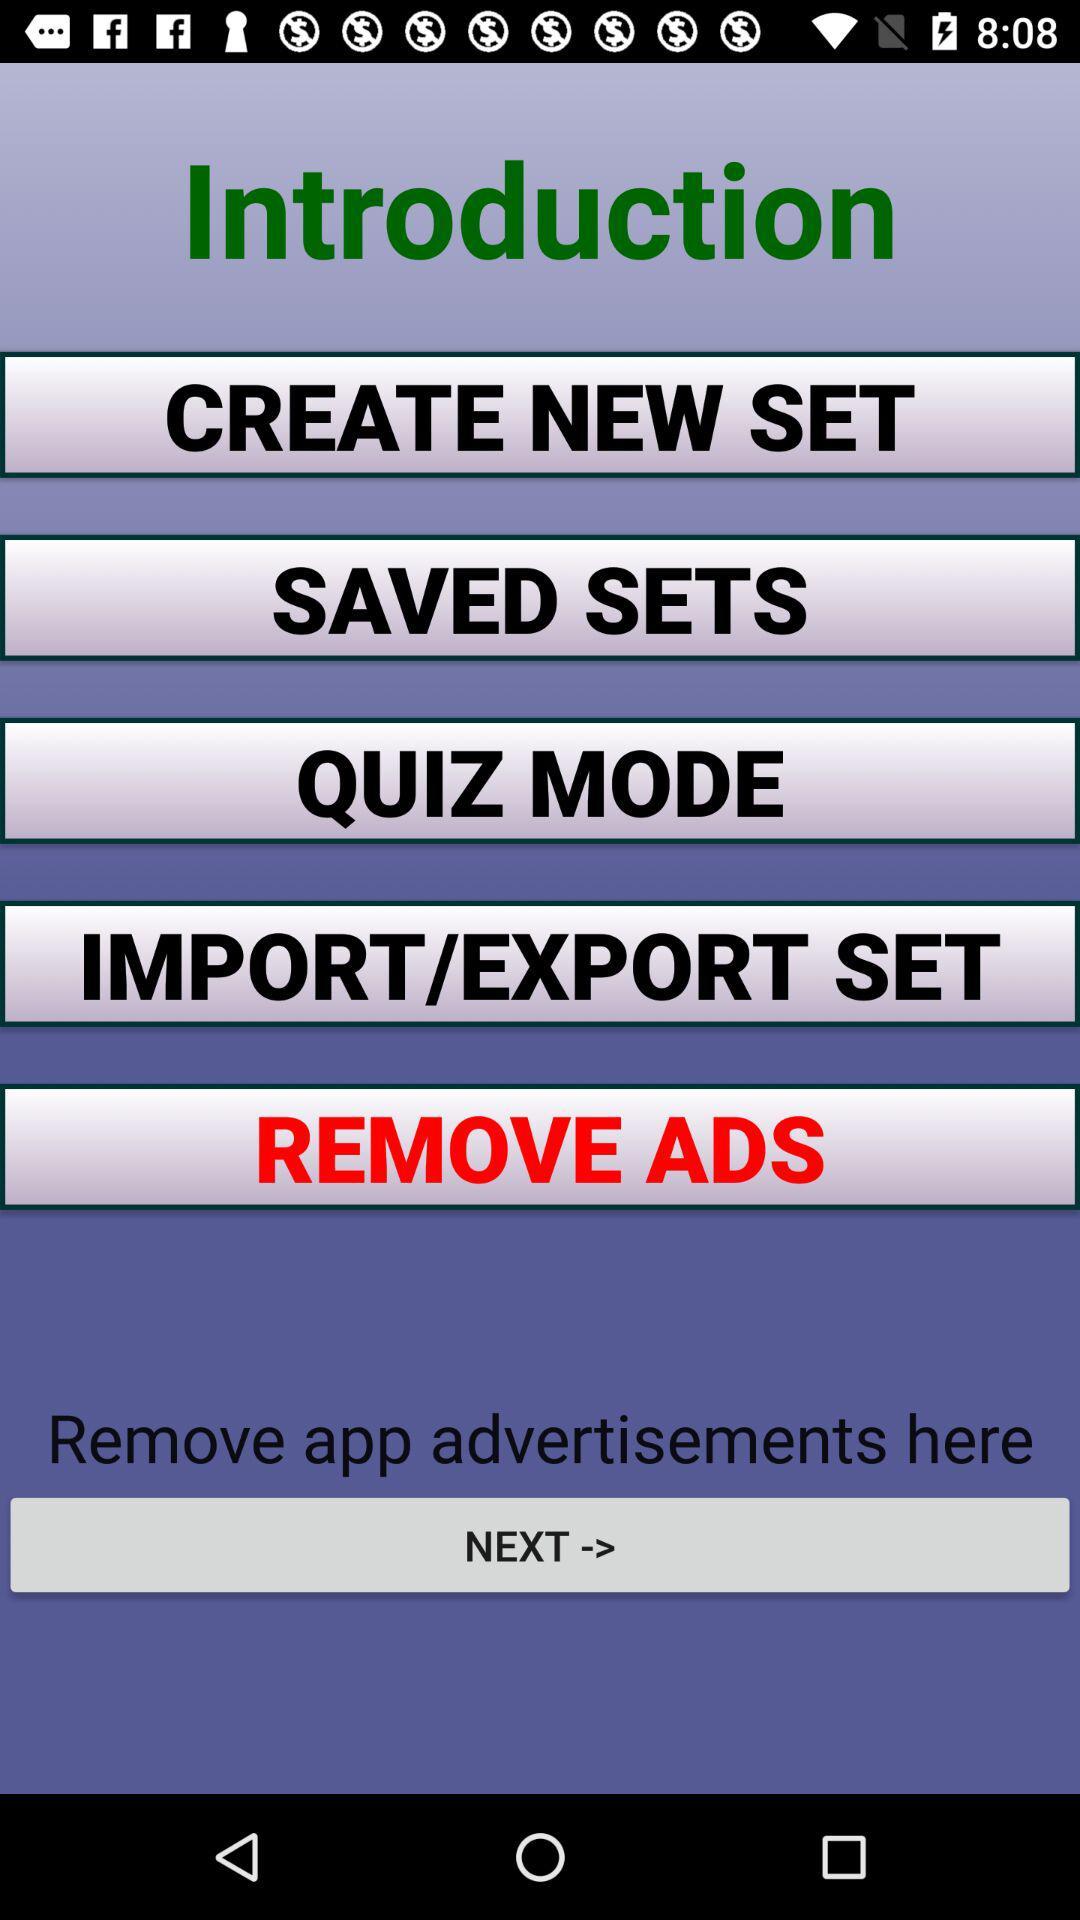 The image size is (1080, 1920). What do you see at coordinates (540, 779) in the screenshot?
I see `the quiz mode item` at bounding box center [540, 779].